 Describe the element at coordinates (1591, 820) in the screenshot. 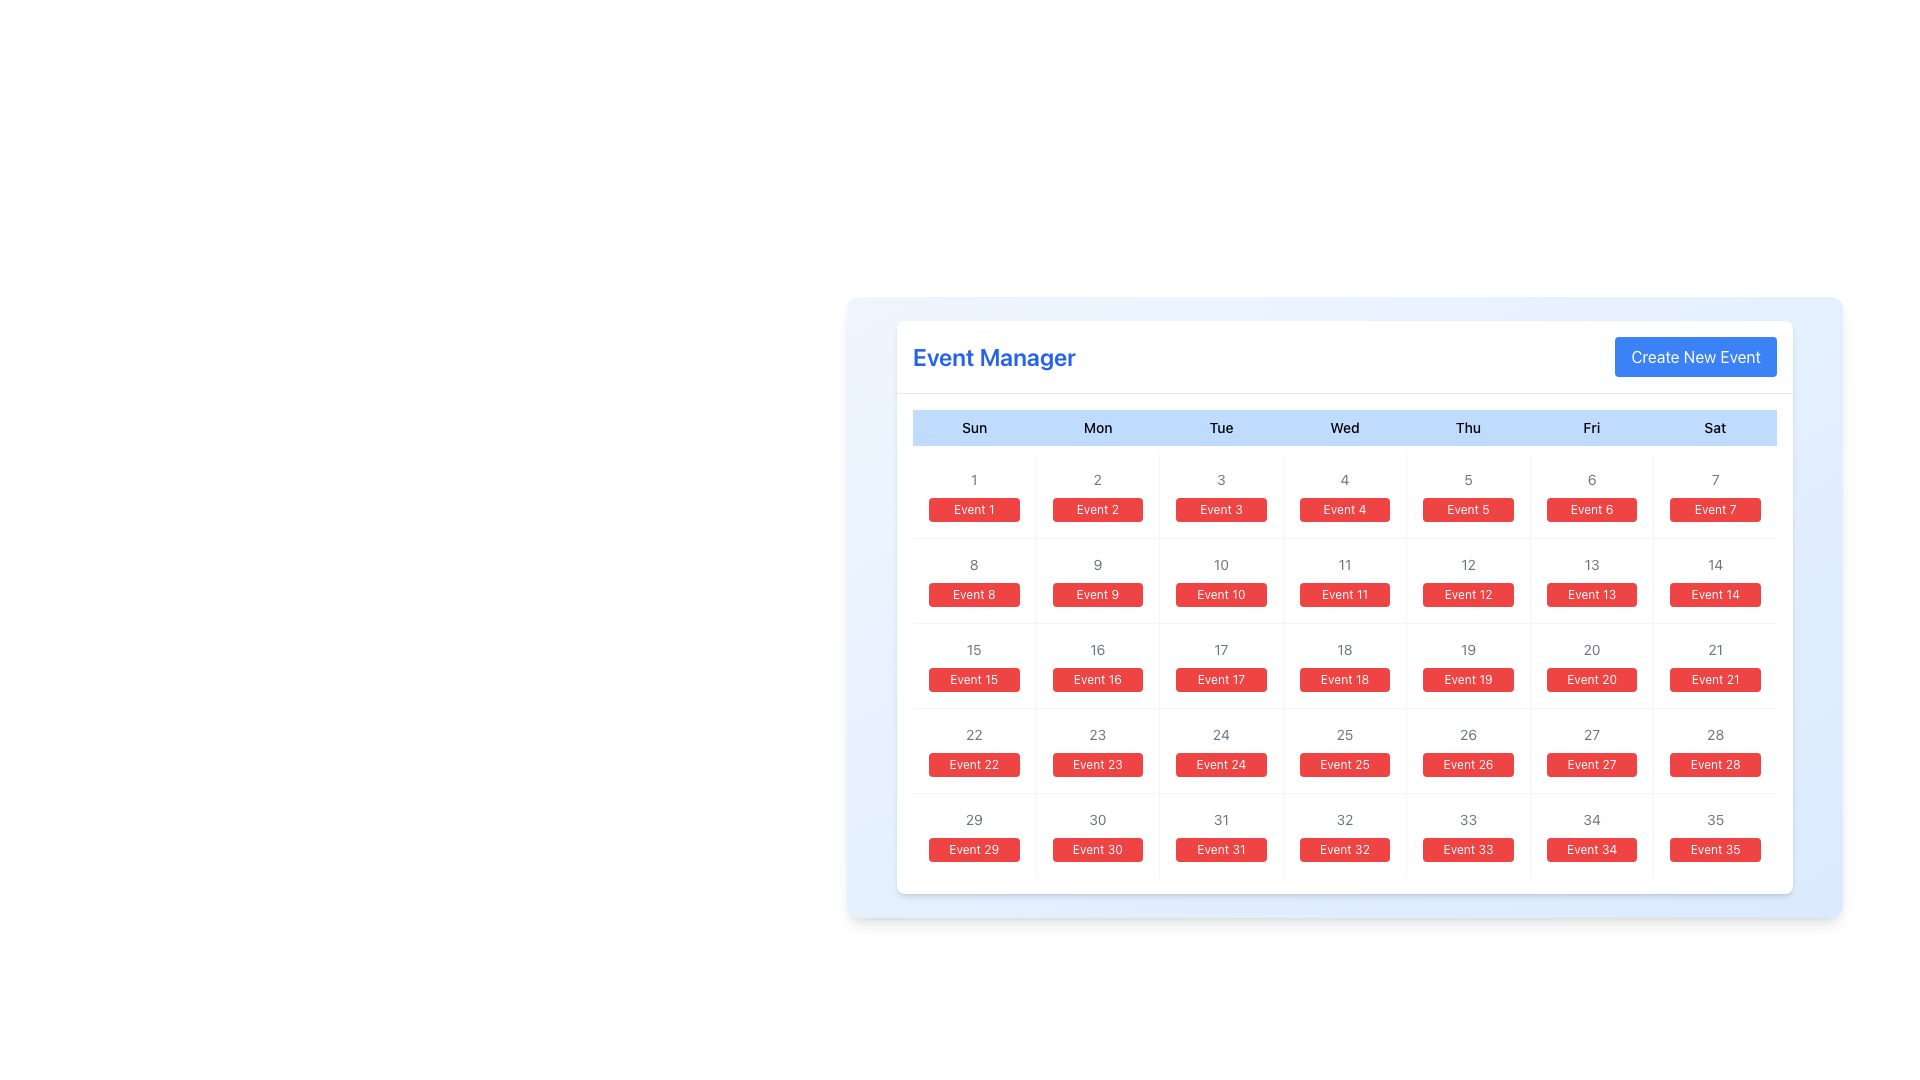

I see `the text label displaying the number '34' in gray font, which is located in the bottom row of the calendar grid above the red button labeled 'Event 34'` at that location.